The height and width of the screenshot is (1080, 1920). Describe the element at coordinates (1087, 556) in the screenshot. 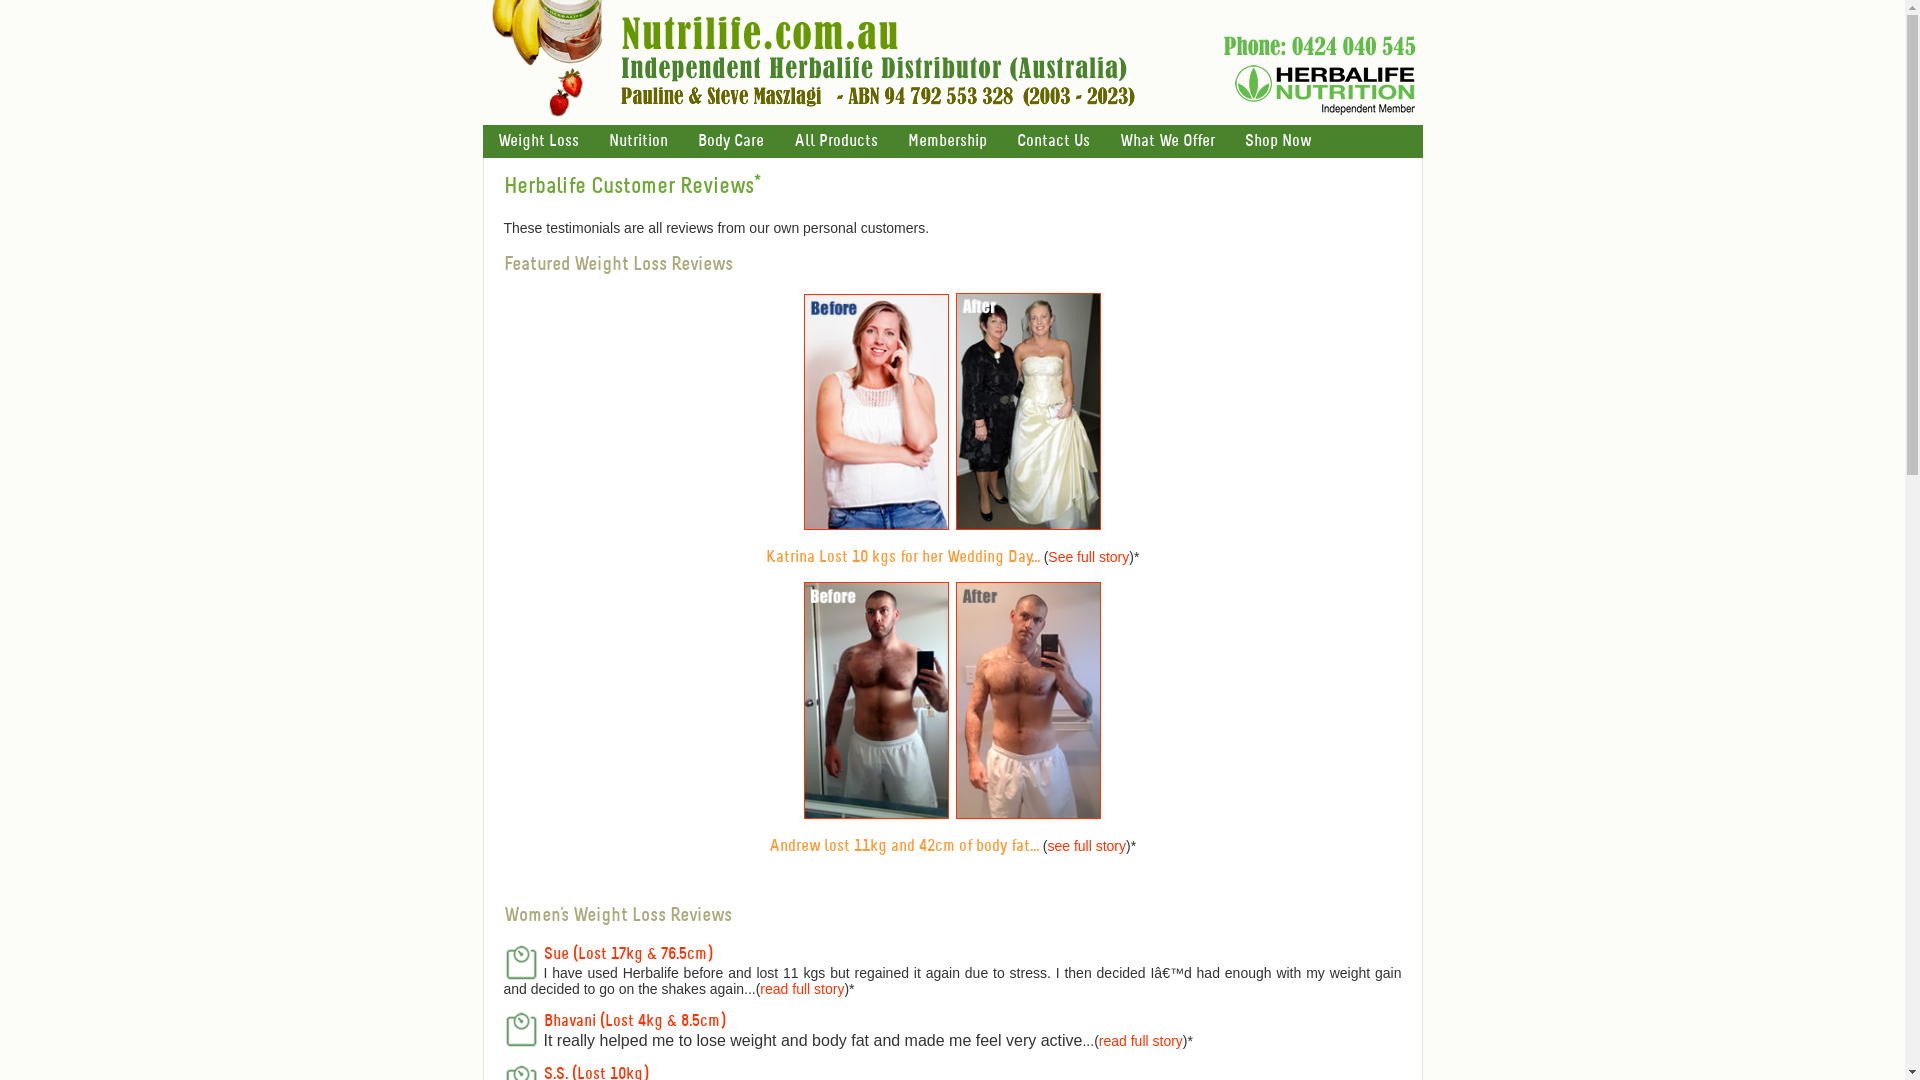

I see `'See full story'` at that location.